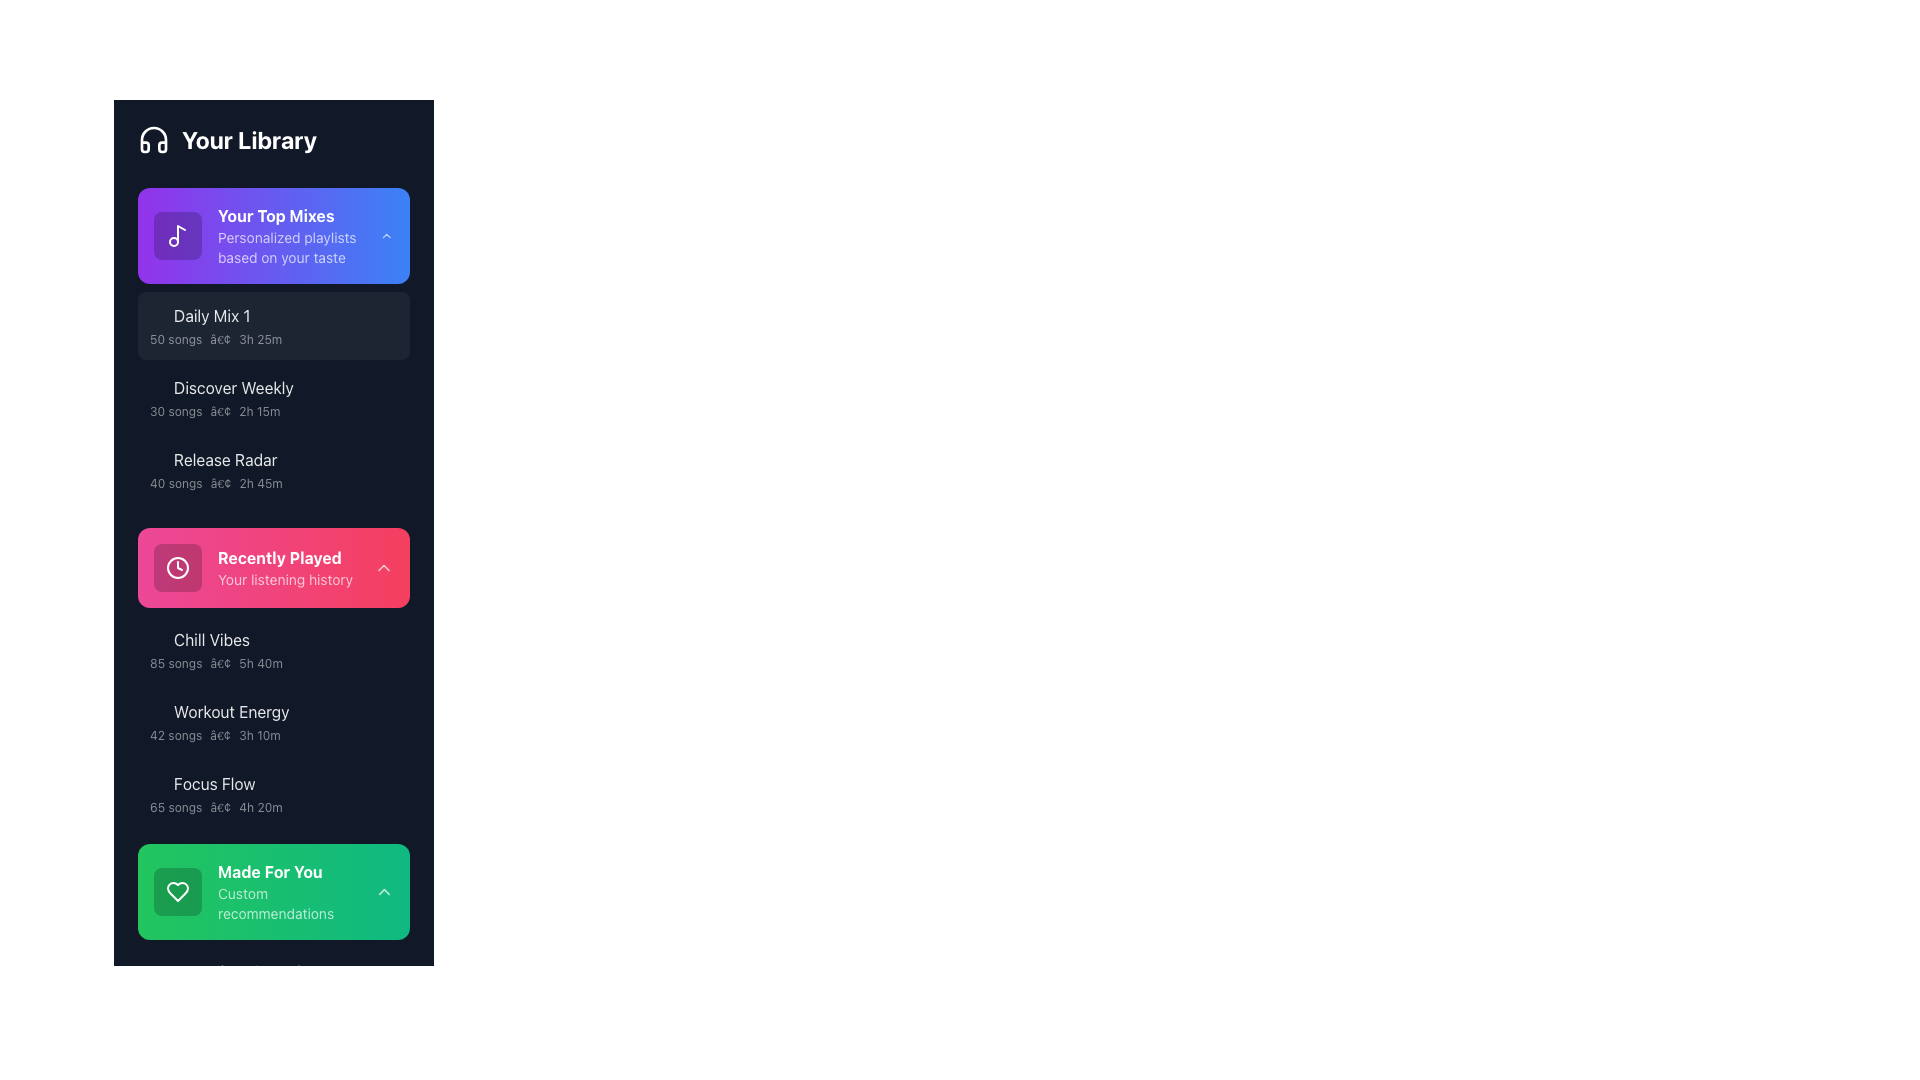 The width and height of the screenshot is (1920, 1080). I want to click on the bullet point icon located between the '42 songs' text and the '3h 10m' text in the list section, so click(220, 736).